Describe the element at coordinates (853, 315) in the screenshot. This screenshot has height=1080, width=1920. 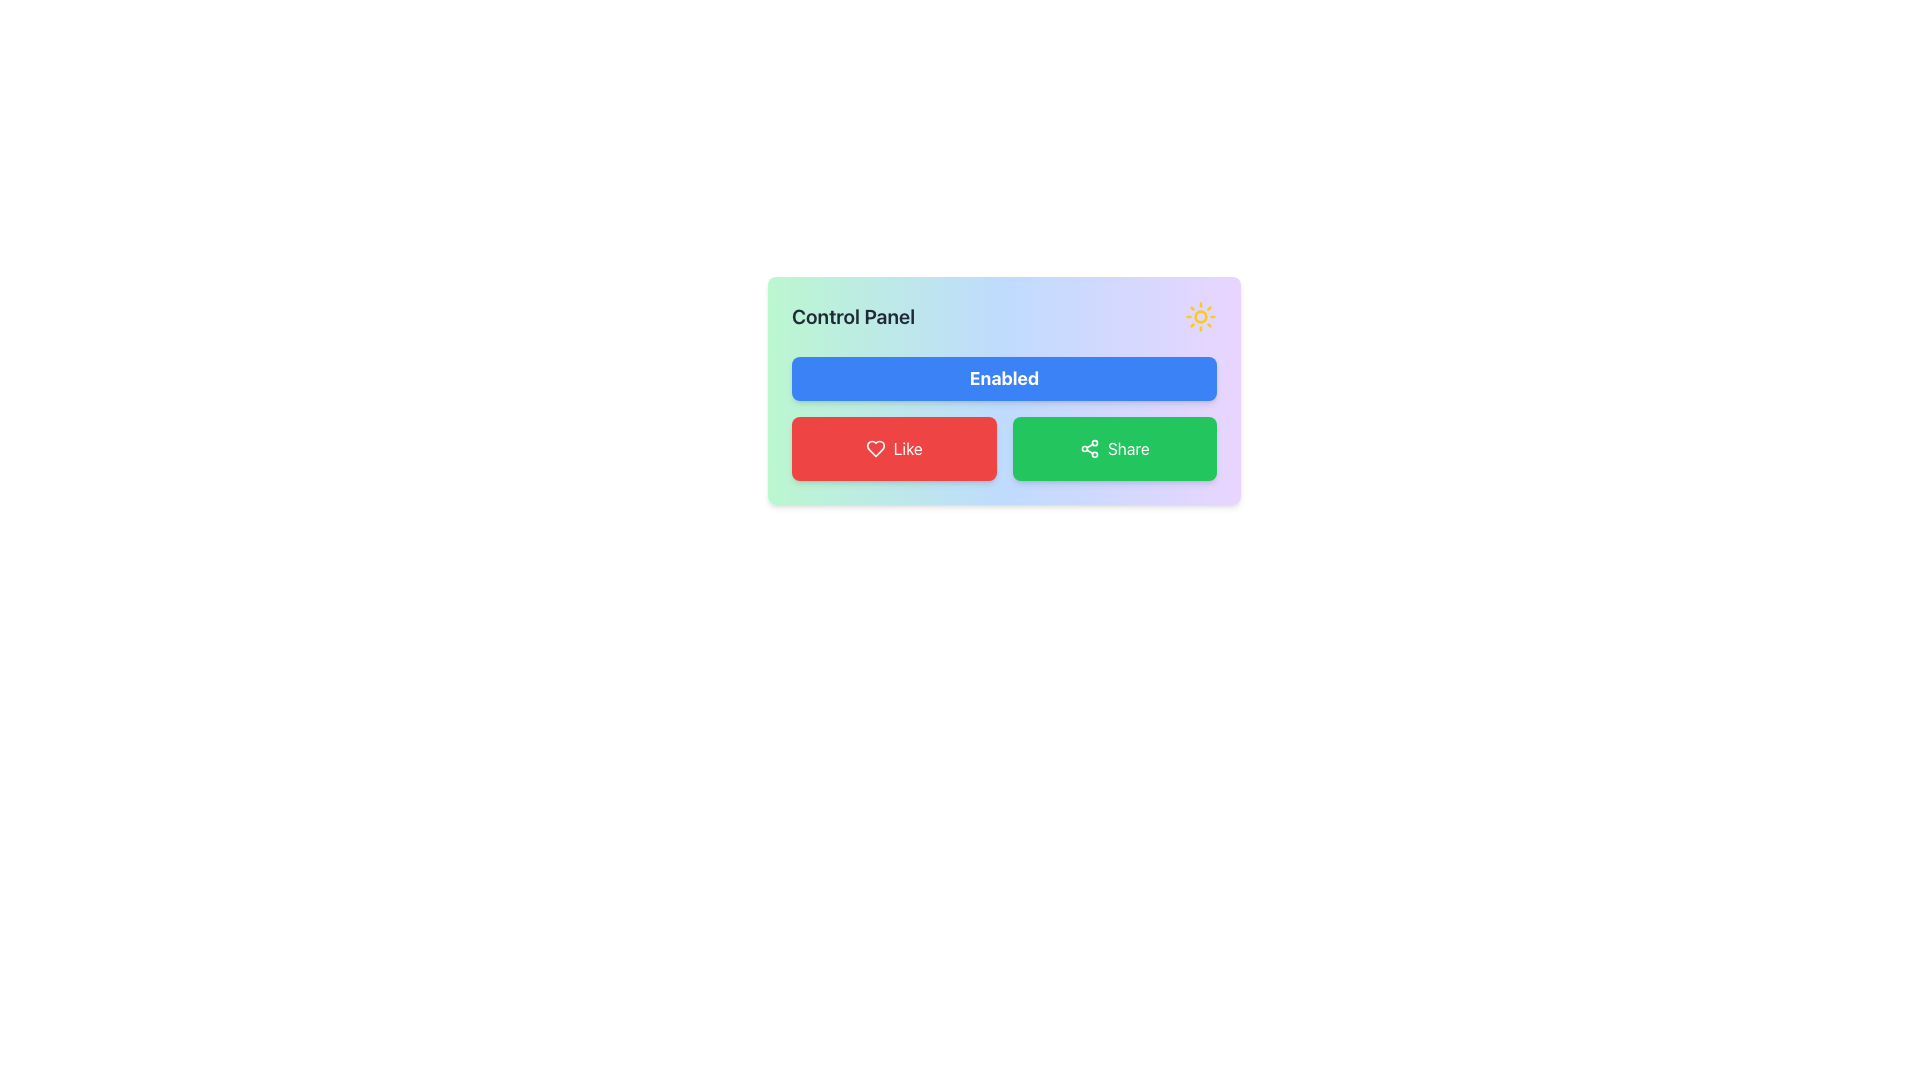
I see `the 'Control Panel' text element, which is styled with a bold font and located in the upper-left part of the panel` at that location.